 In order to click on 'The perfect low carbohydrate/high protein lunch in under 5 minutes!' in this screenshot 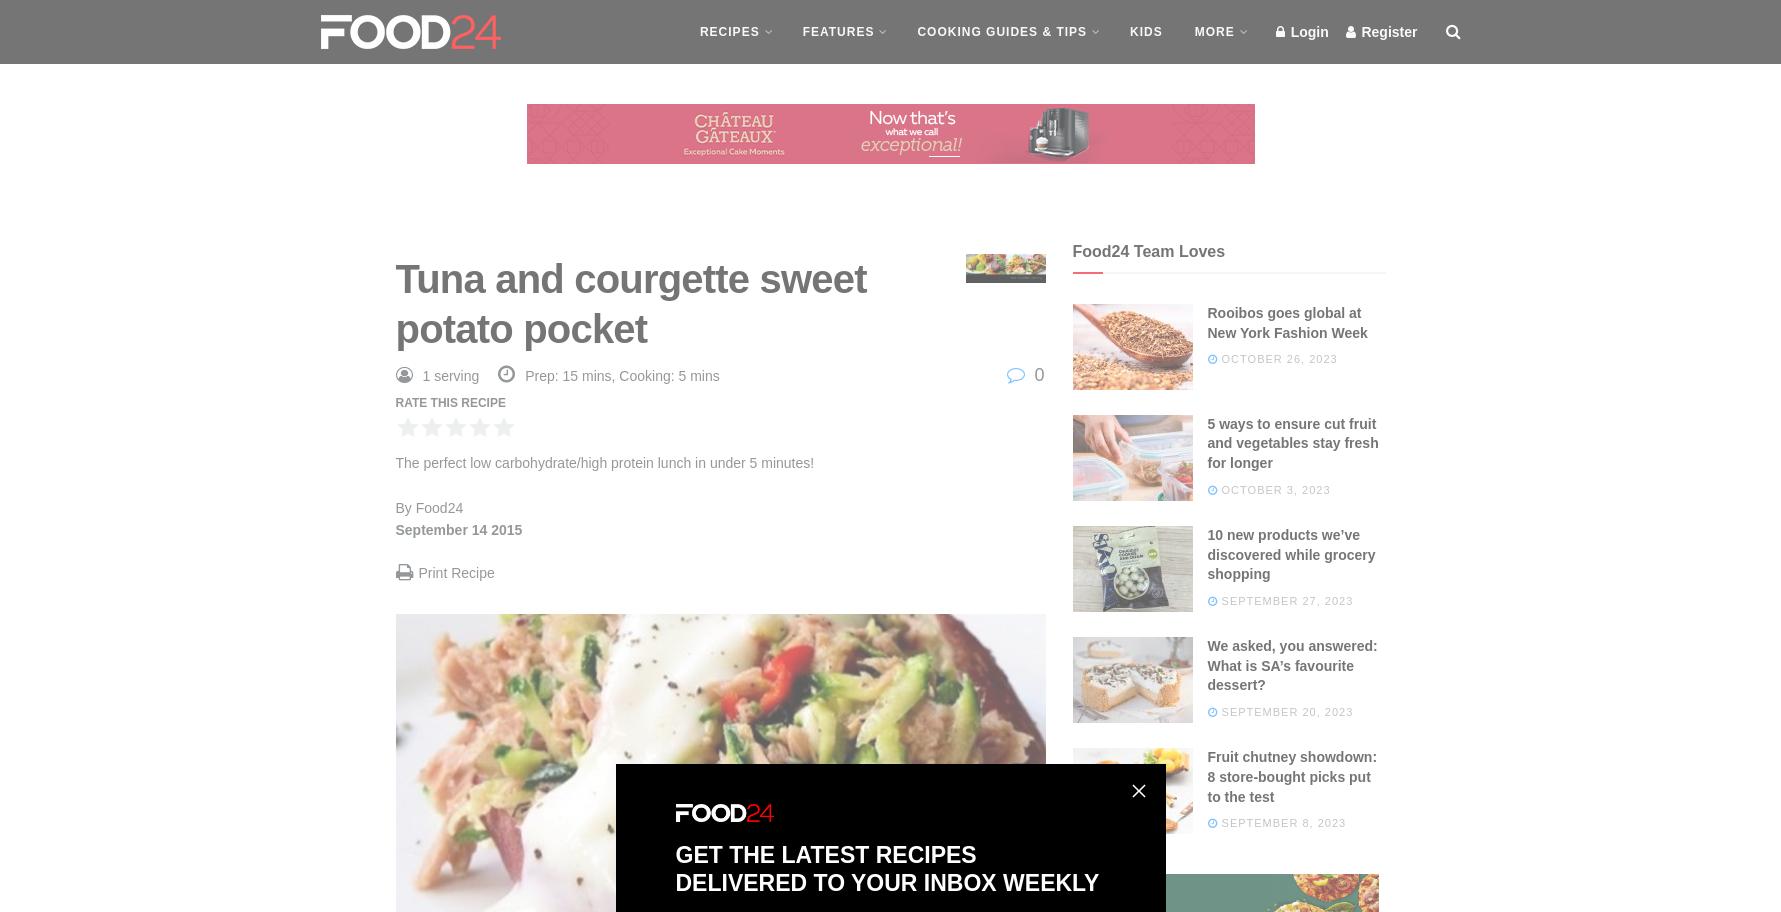, I will do `click(603, 463)`.